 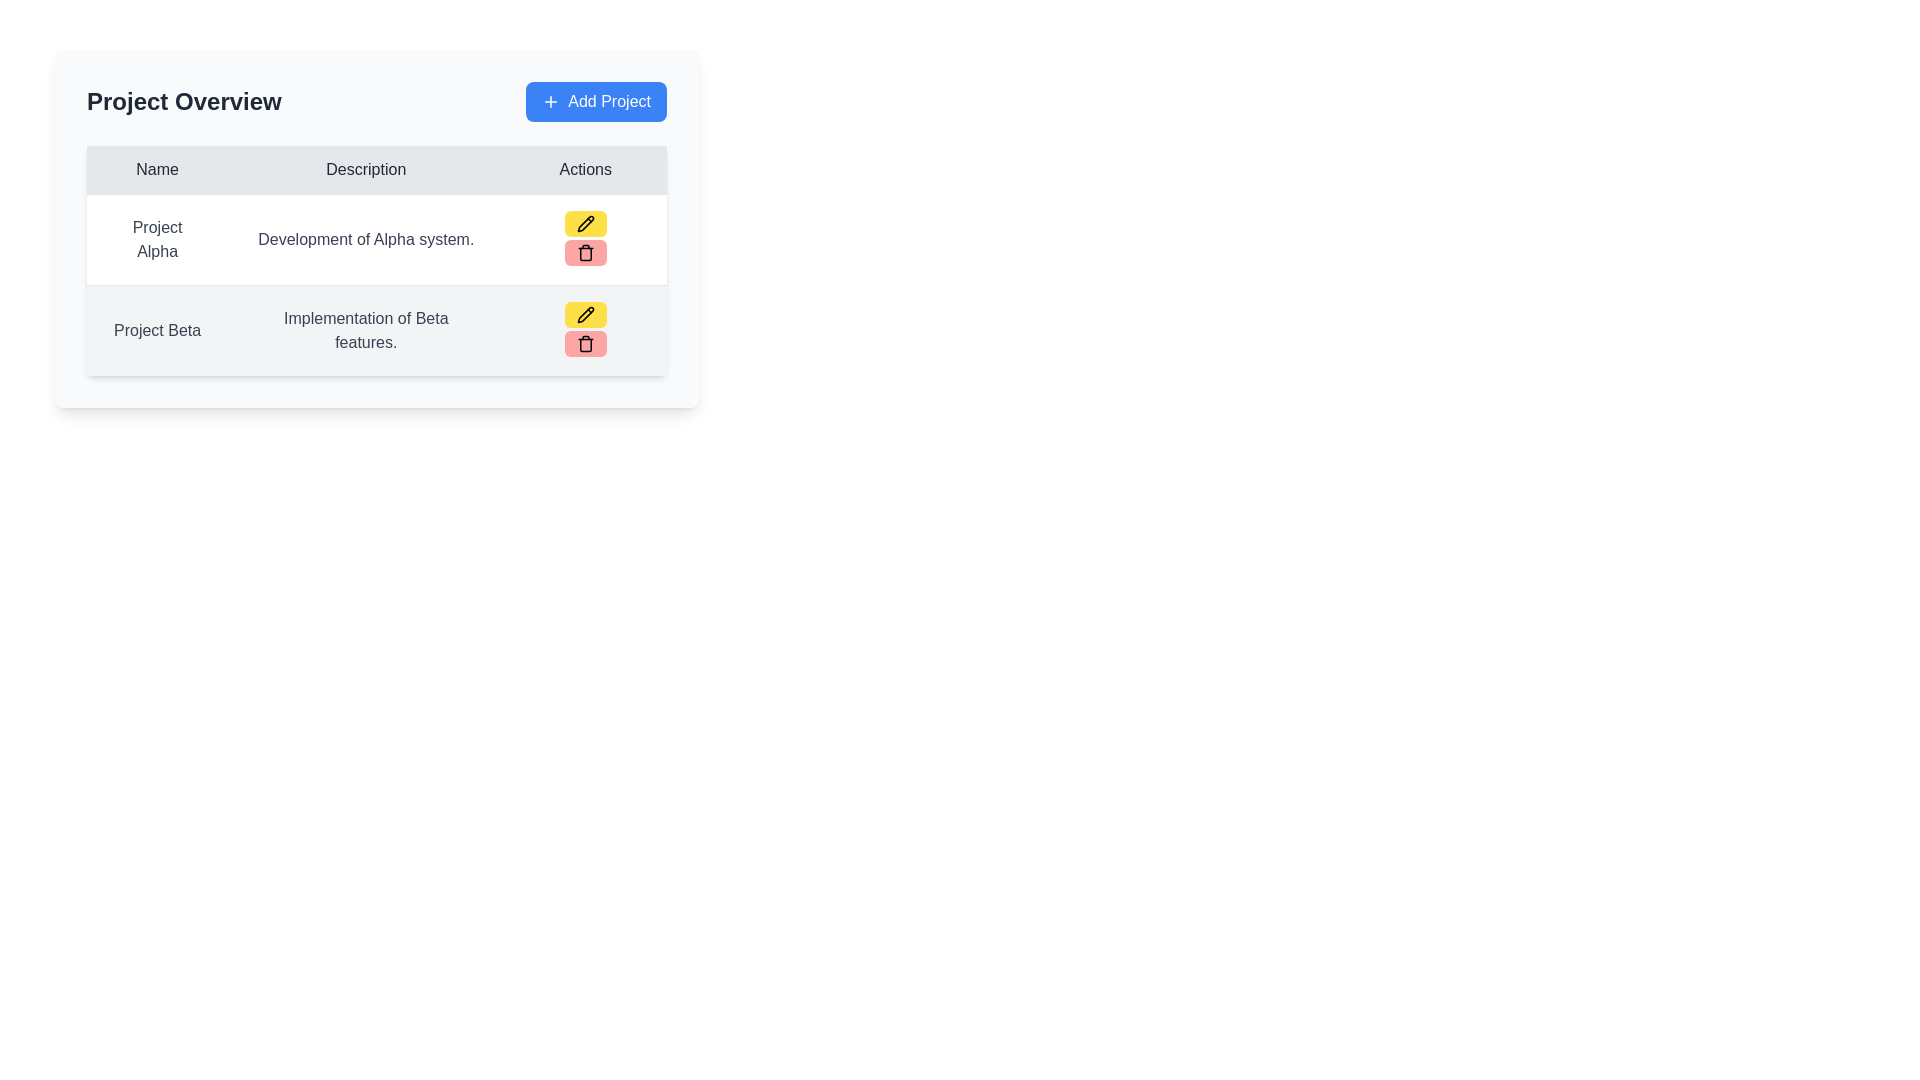 What do you see at coordinates (366, 329) in the screenshot?
I see `the Text label that provides a description or summary related to the 'Project Beta' entry in the second row, middle column of the table` at bounding box center [366, 329].